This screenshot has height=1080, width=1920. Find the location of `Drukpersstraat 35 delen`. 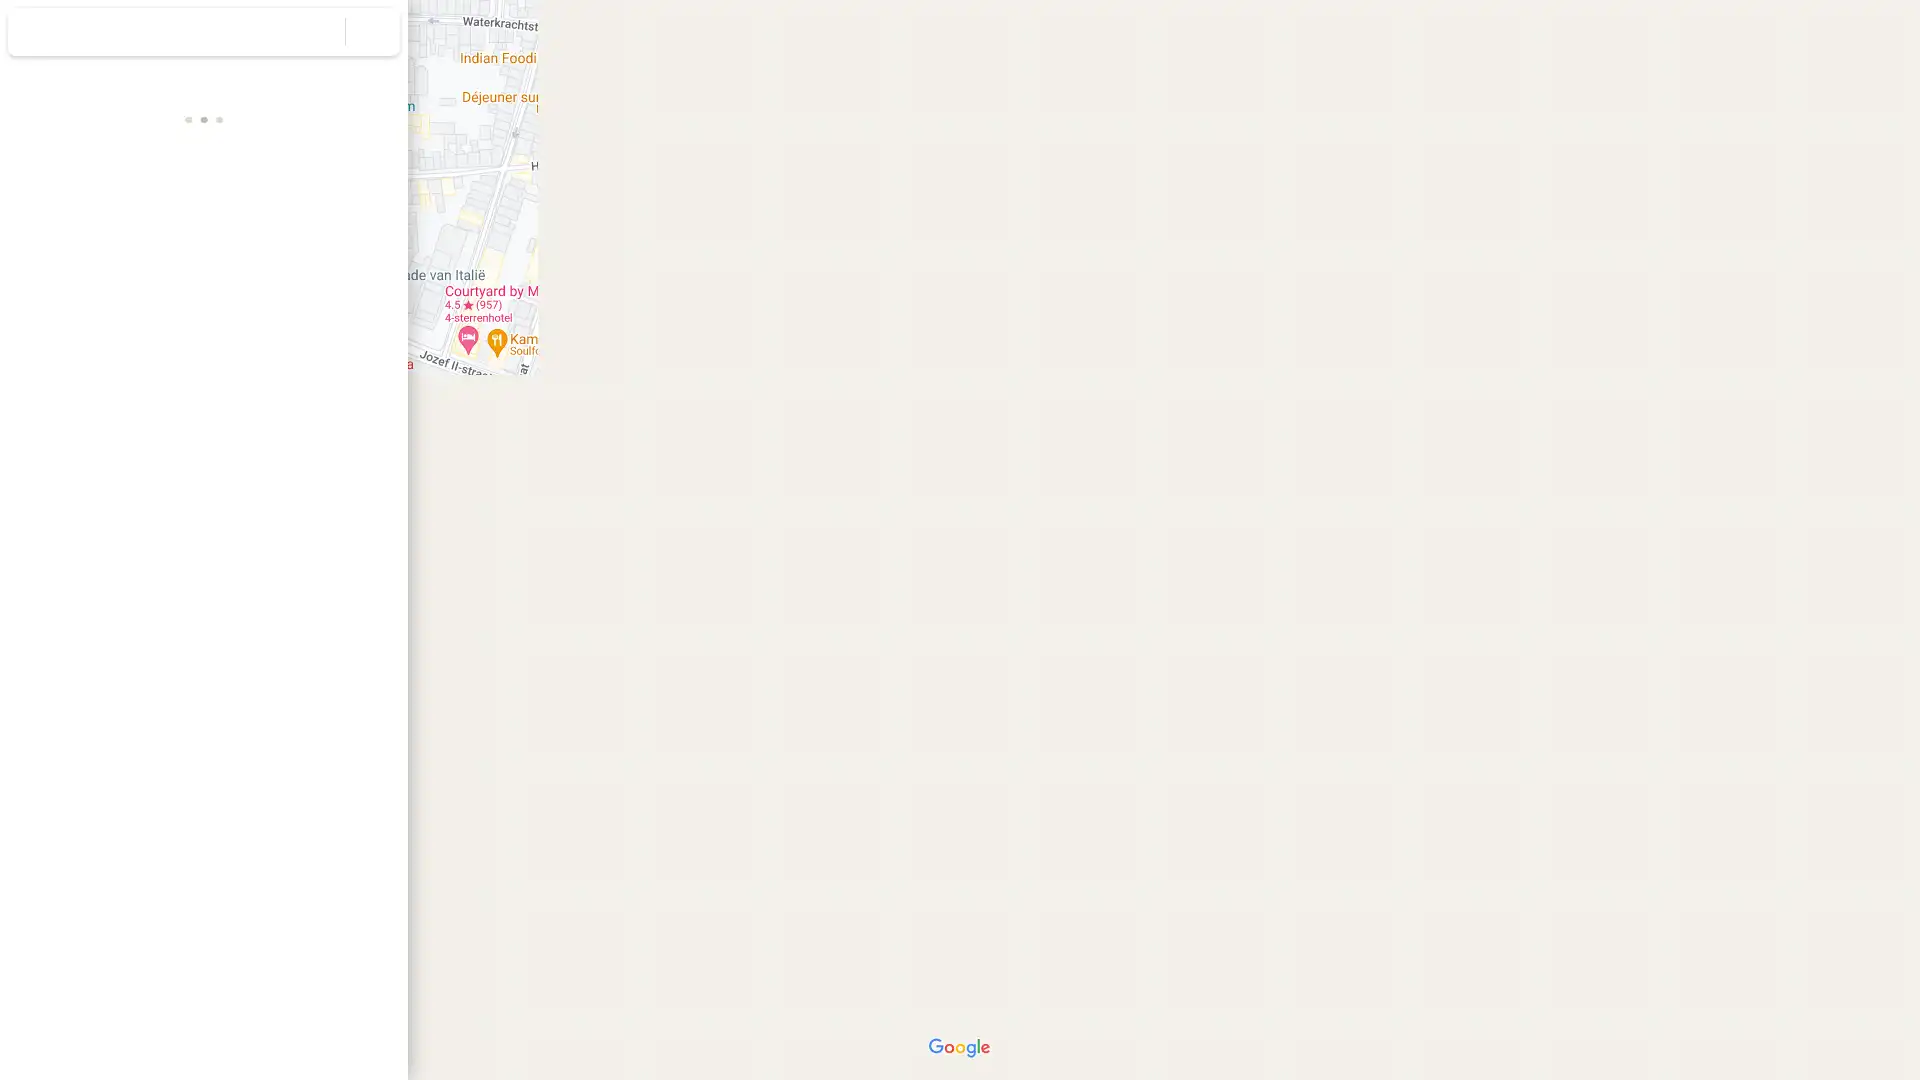

Drukpersstraat 35 delen is located at coordinates (349, 342).